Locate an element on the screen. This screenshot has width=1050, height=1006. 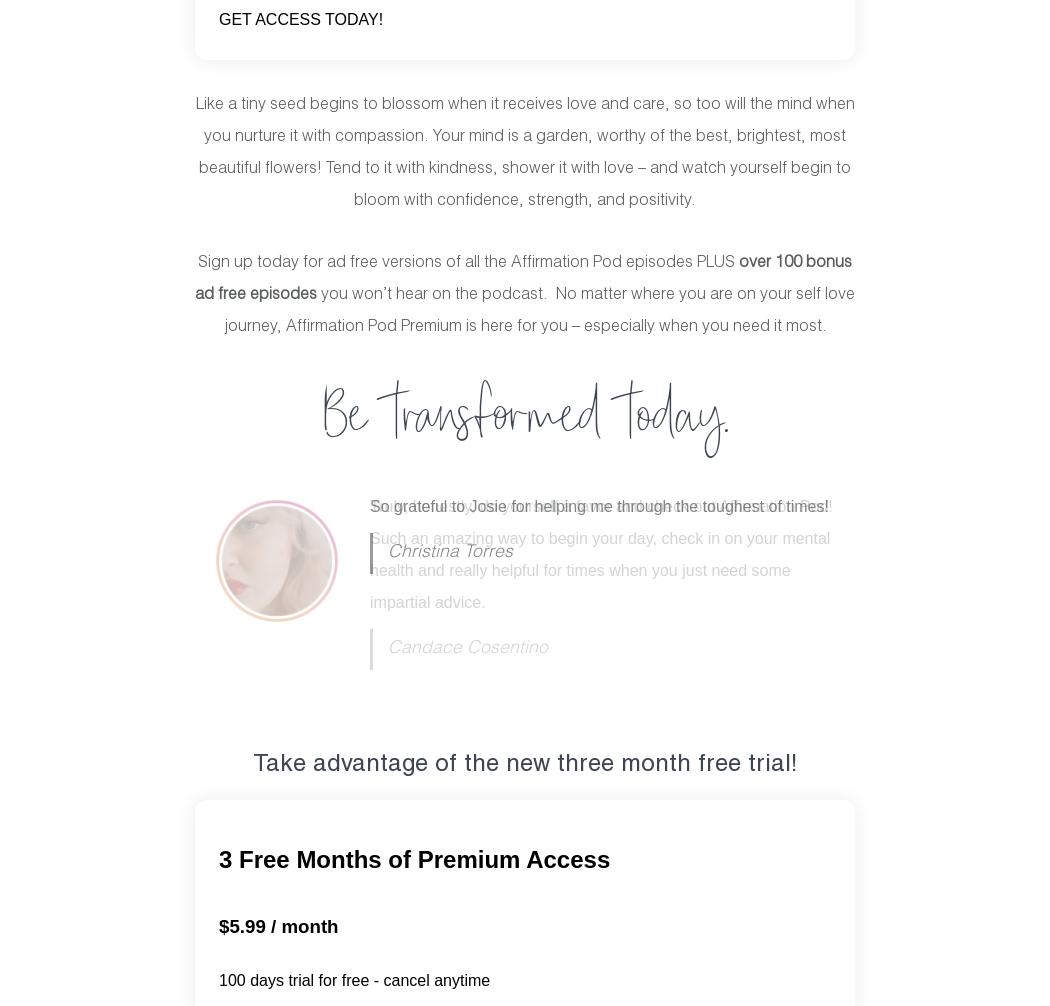
'you won’t hear on the podcast.  No matter where you are on your self love journey, Affirmation Pod Premium is here for you – especially when you need it most.' is located at coordinates (538, 309).